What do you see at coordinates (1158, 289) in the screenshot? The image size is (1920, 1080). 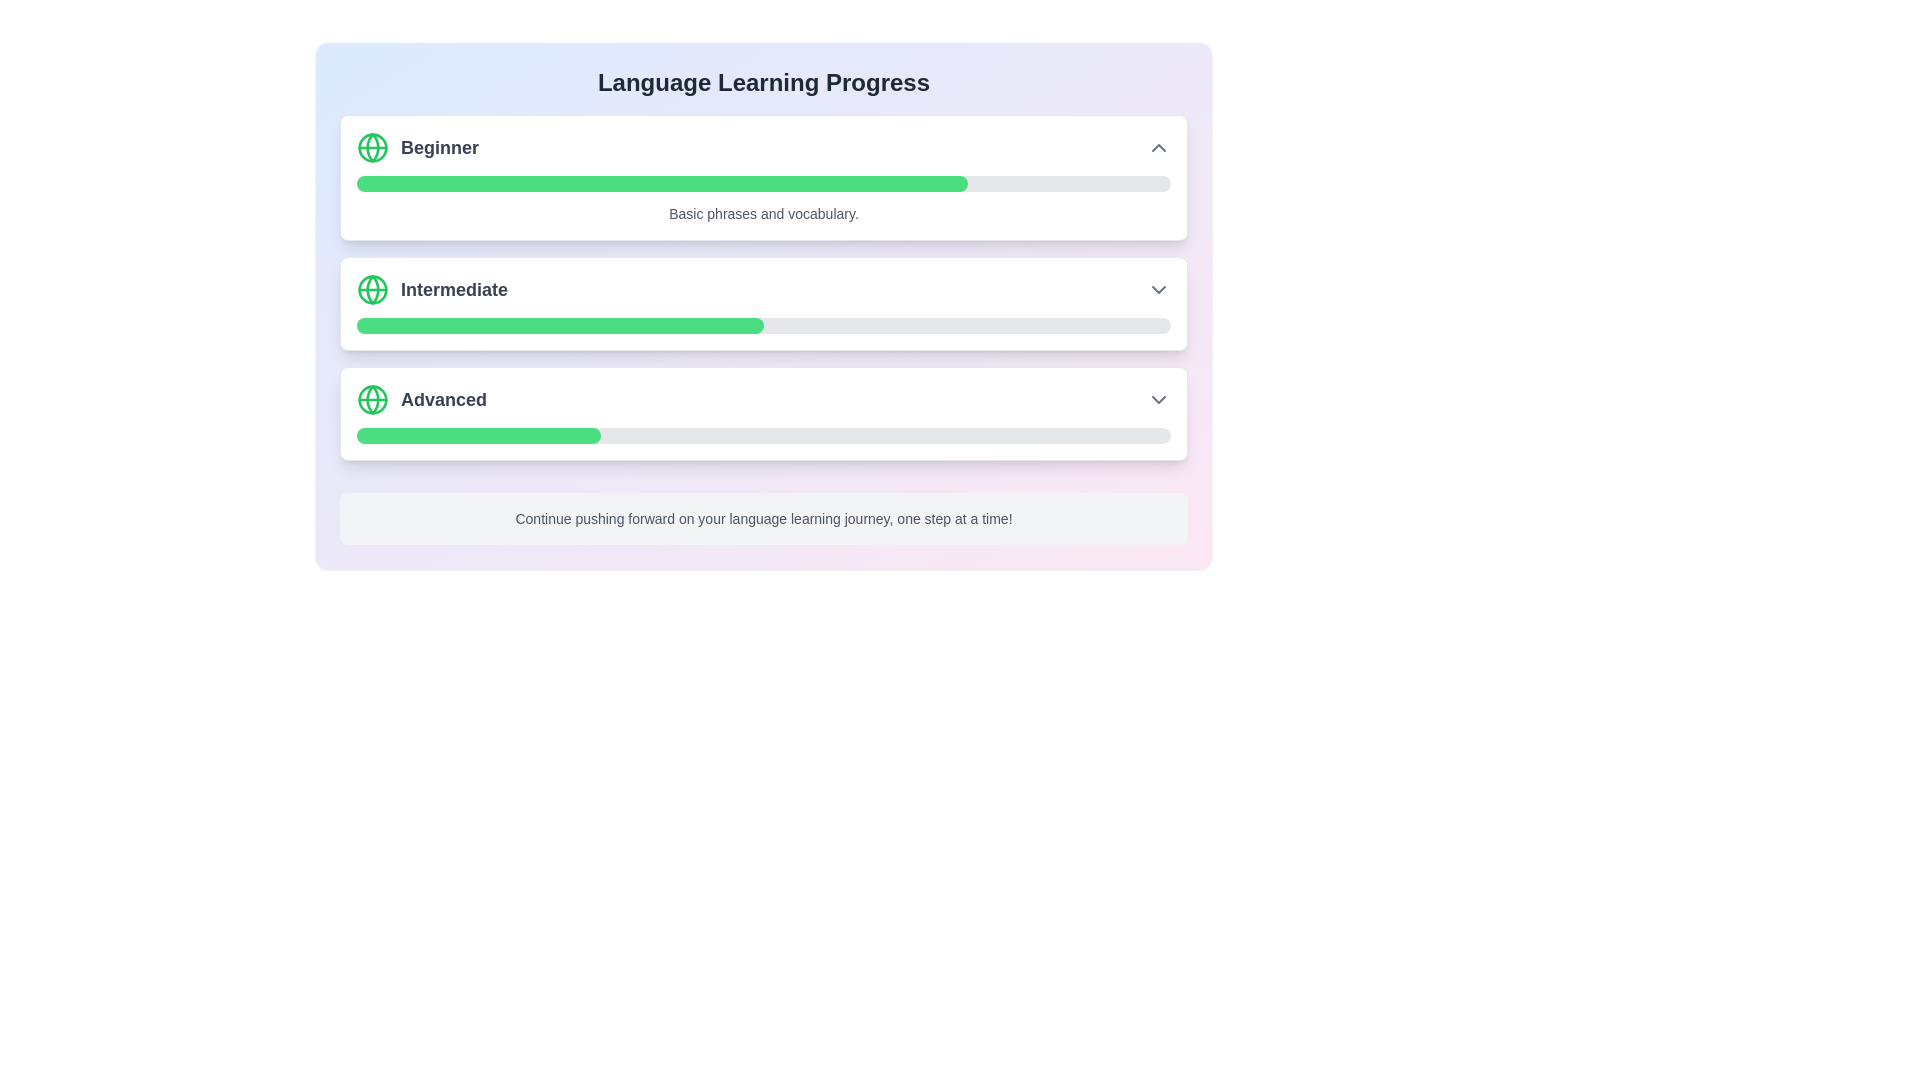 I see `the downward-pointing gray arrow icon located on the rightmost side of the 'Intermediate' section in the 'Language Learning Progress' interface` at bounding box center [1158, 289].